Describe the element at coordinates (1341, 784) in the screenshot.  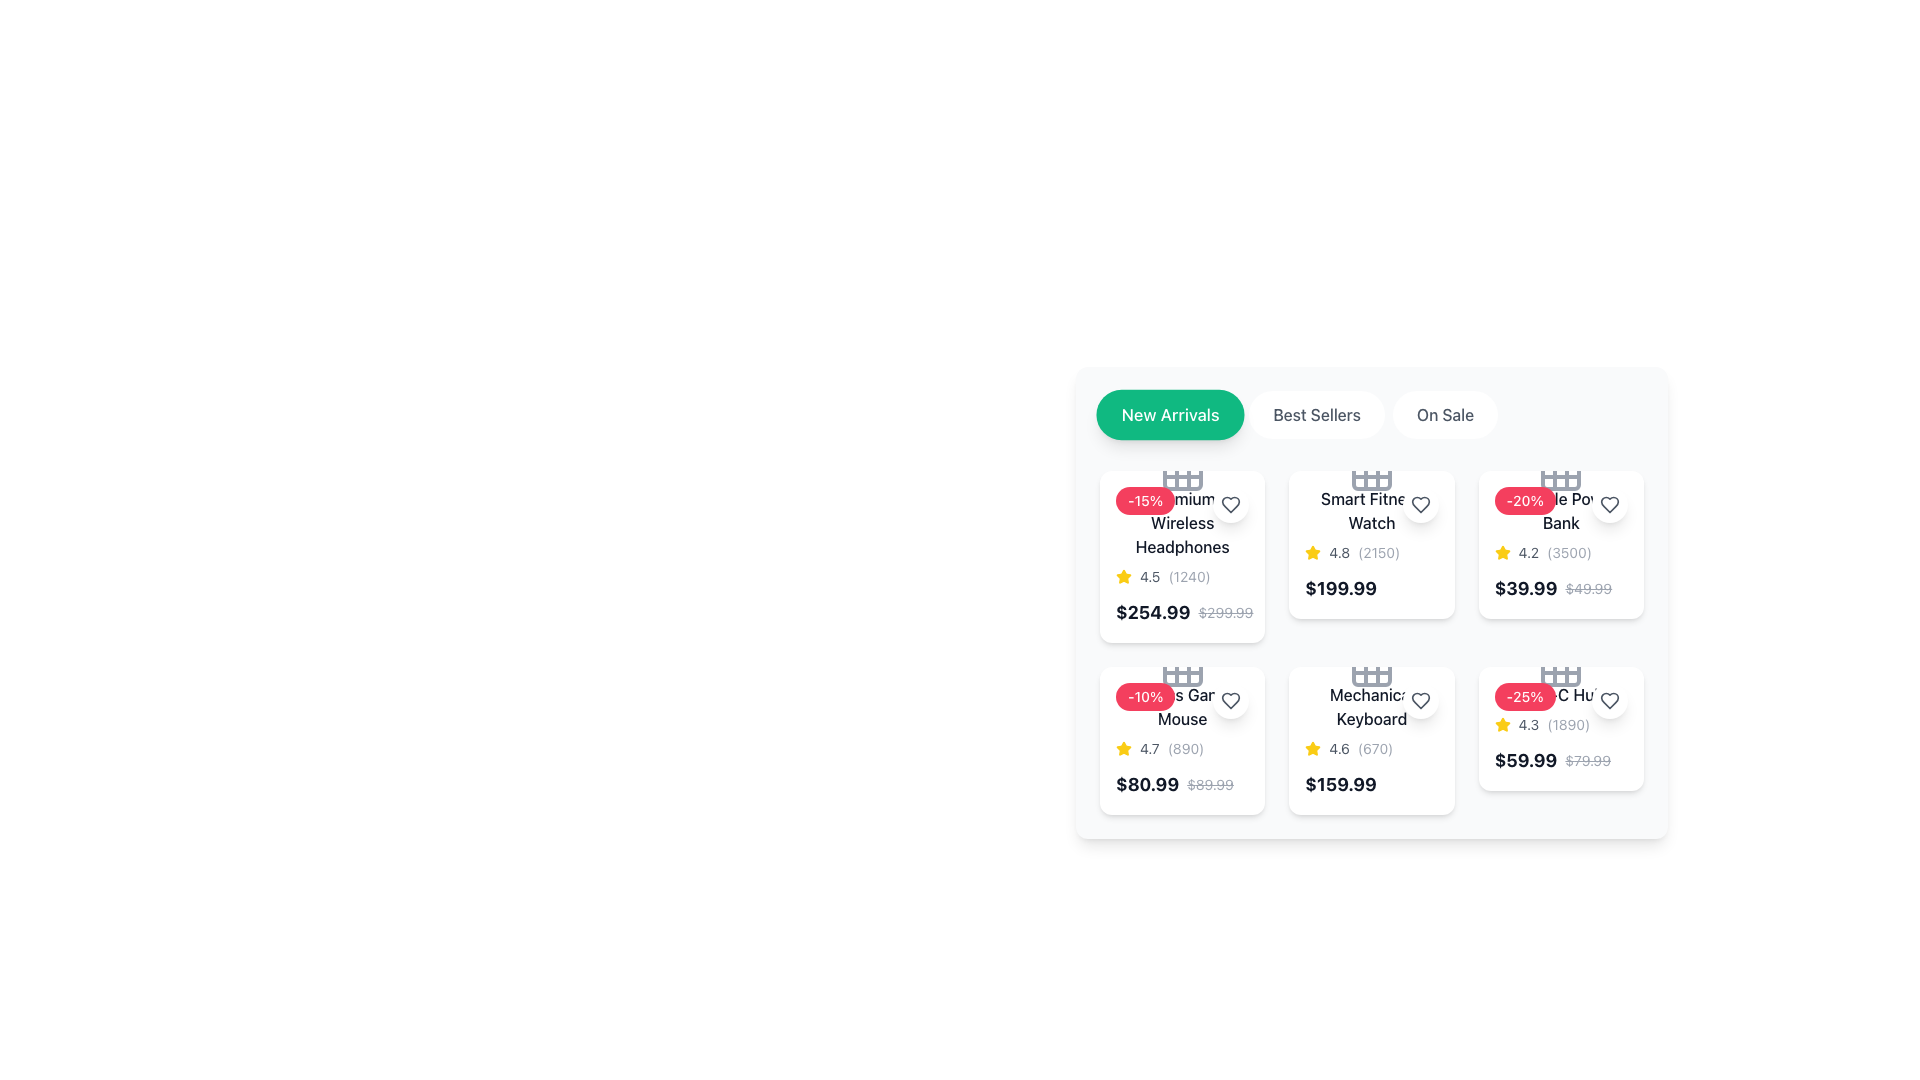
I see `price information displayed as '$159.99' in bold, black text located under the product titled 'Mechanical Keyboard' in the bottom-right card of the grid layout` at that location.